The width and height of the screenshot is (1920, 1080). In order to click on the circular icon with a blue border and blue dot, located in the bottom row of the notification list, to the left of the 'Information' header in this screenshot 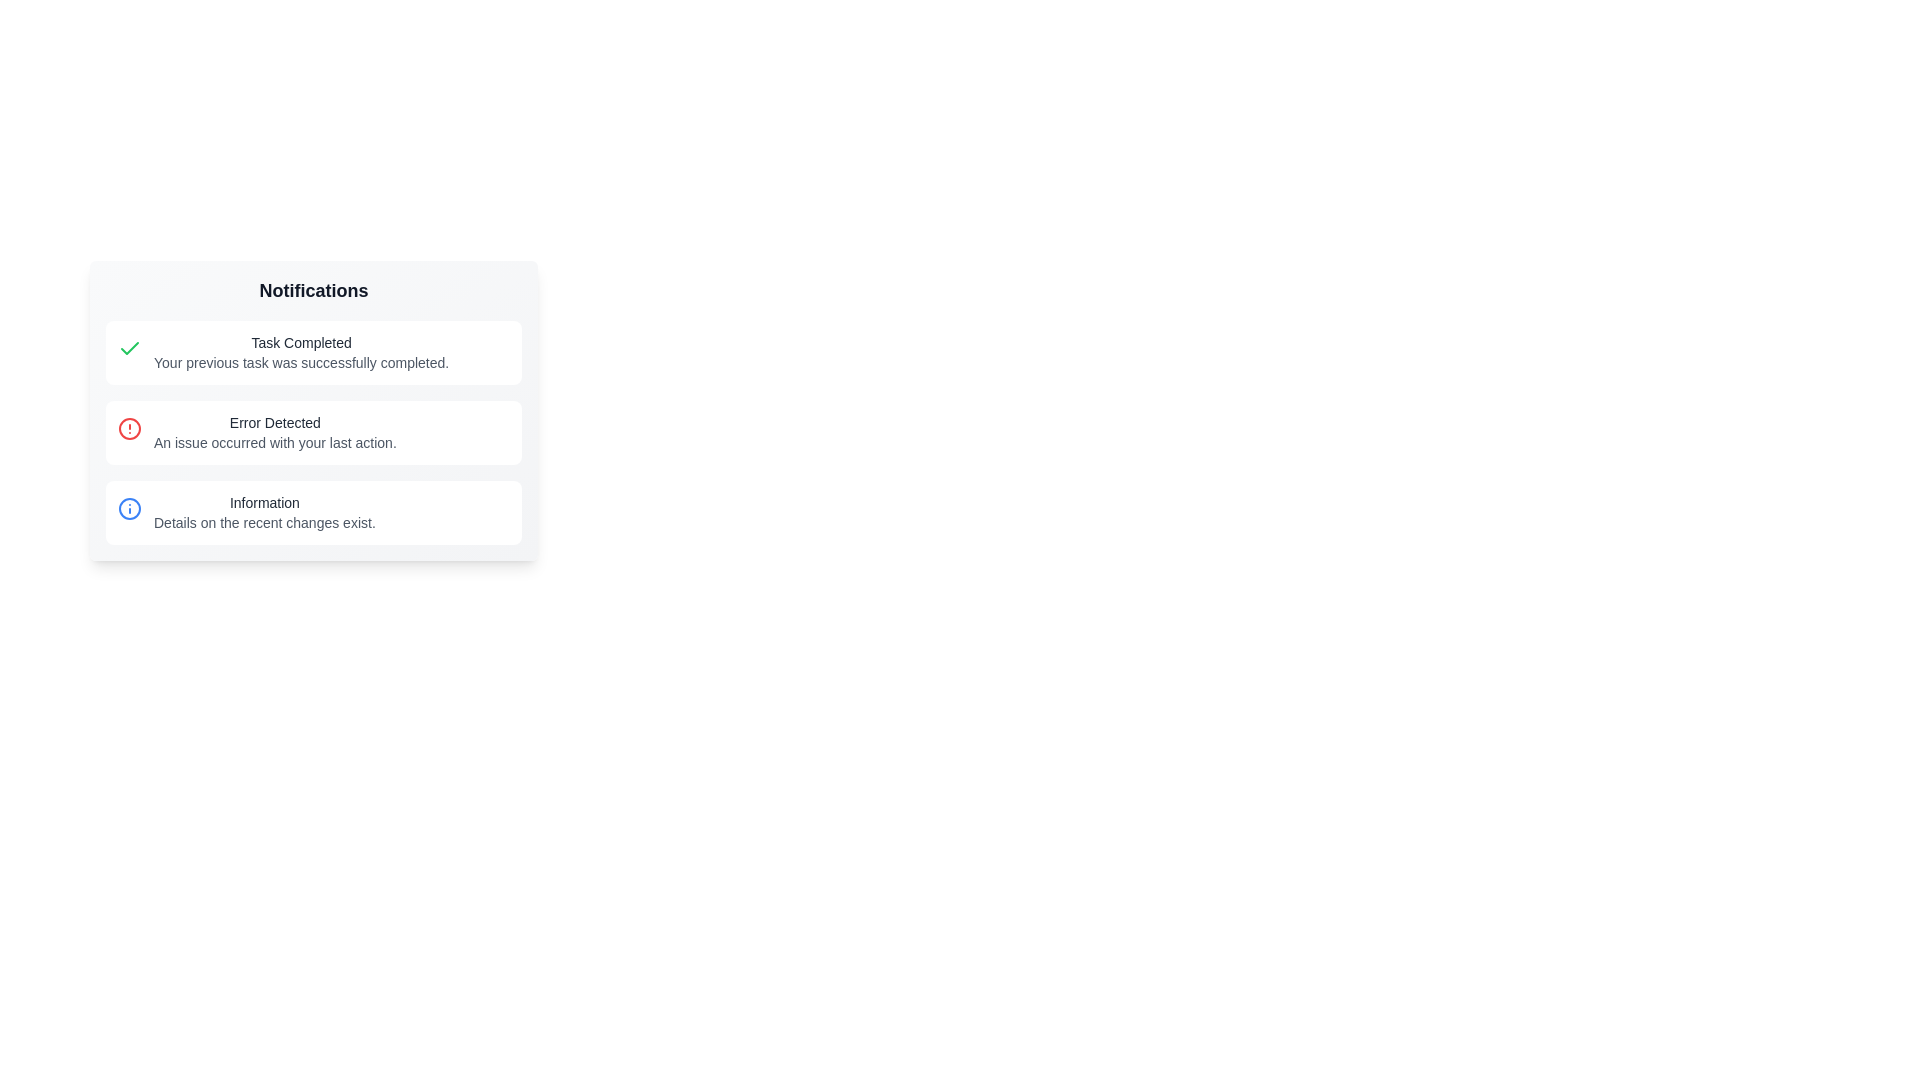, I will do `click(128, 508)`.